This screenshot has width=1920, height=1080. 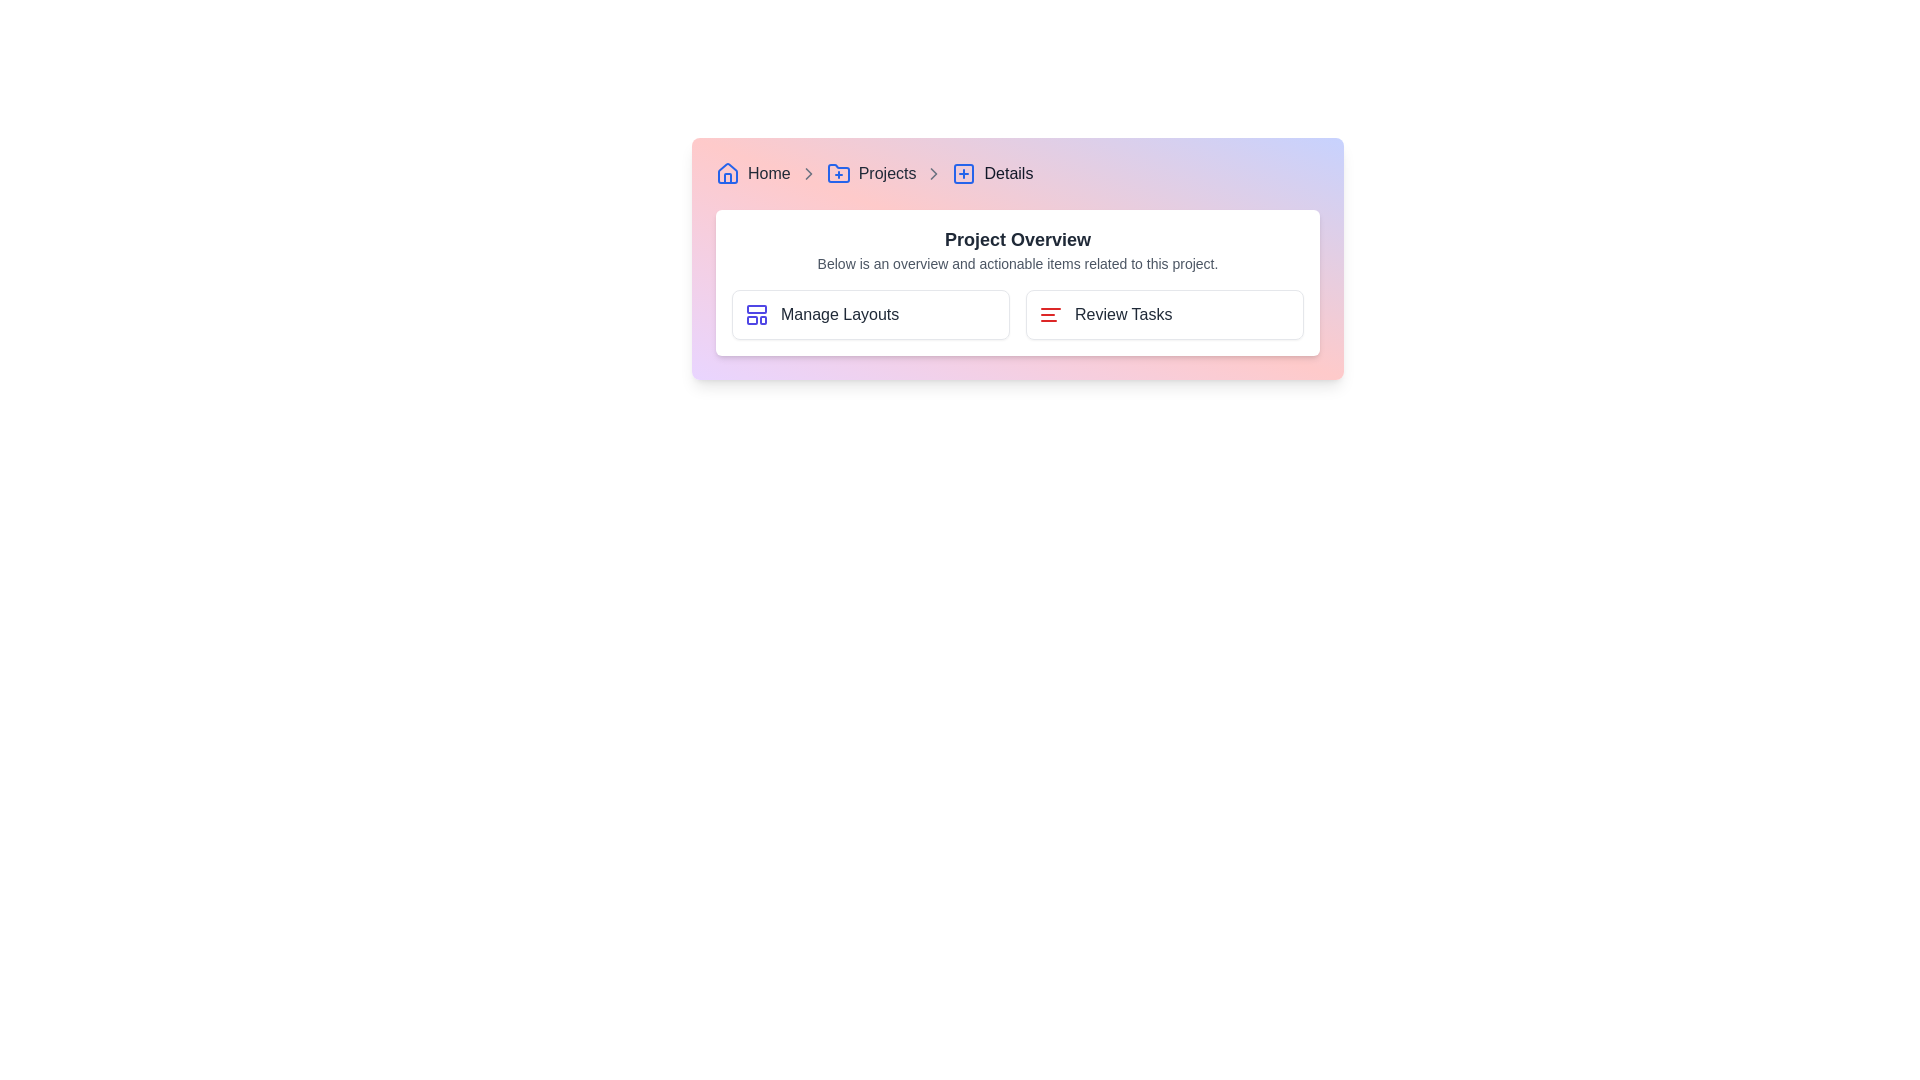 I want to click on keyboard navigation, so click(x=1165, y=315).